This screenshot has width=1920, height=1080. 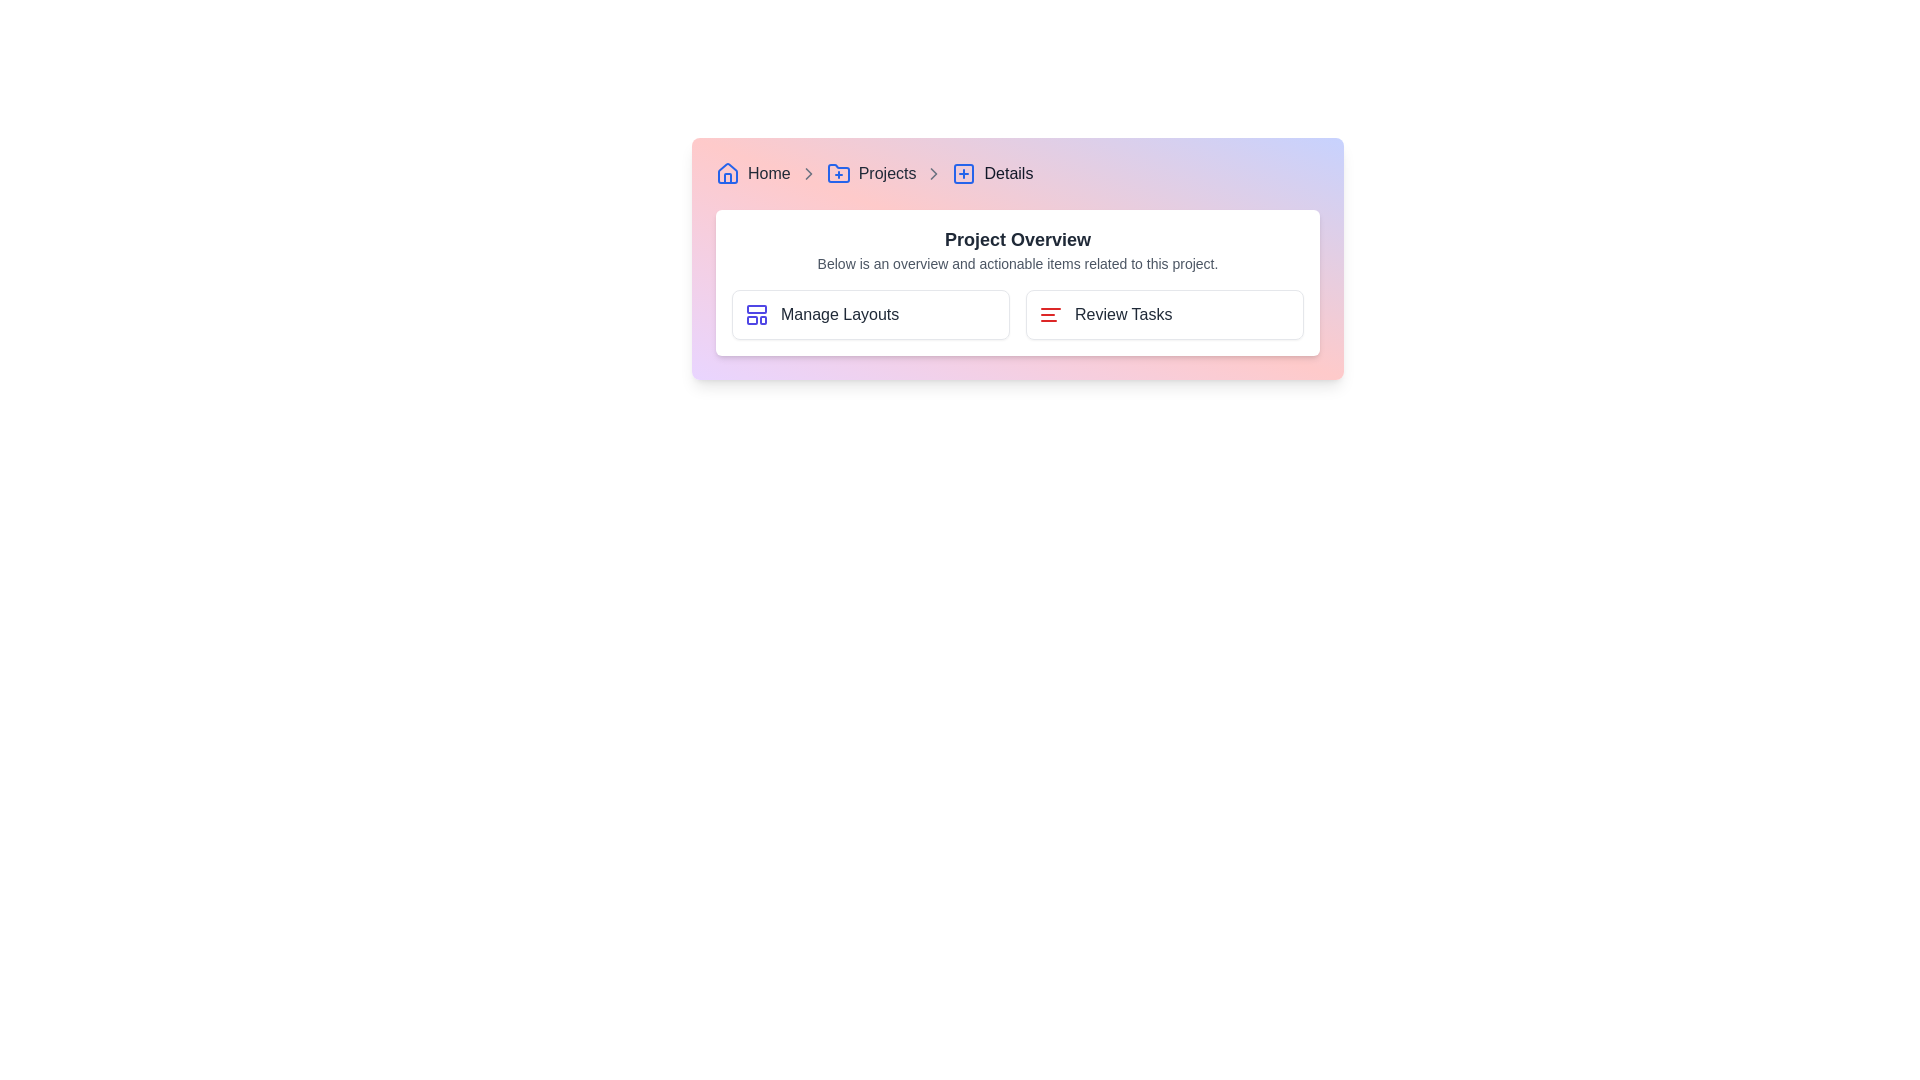 I want to click on keyboard navigation, so click(x=1165, y=315).